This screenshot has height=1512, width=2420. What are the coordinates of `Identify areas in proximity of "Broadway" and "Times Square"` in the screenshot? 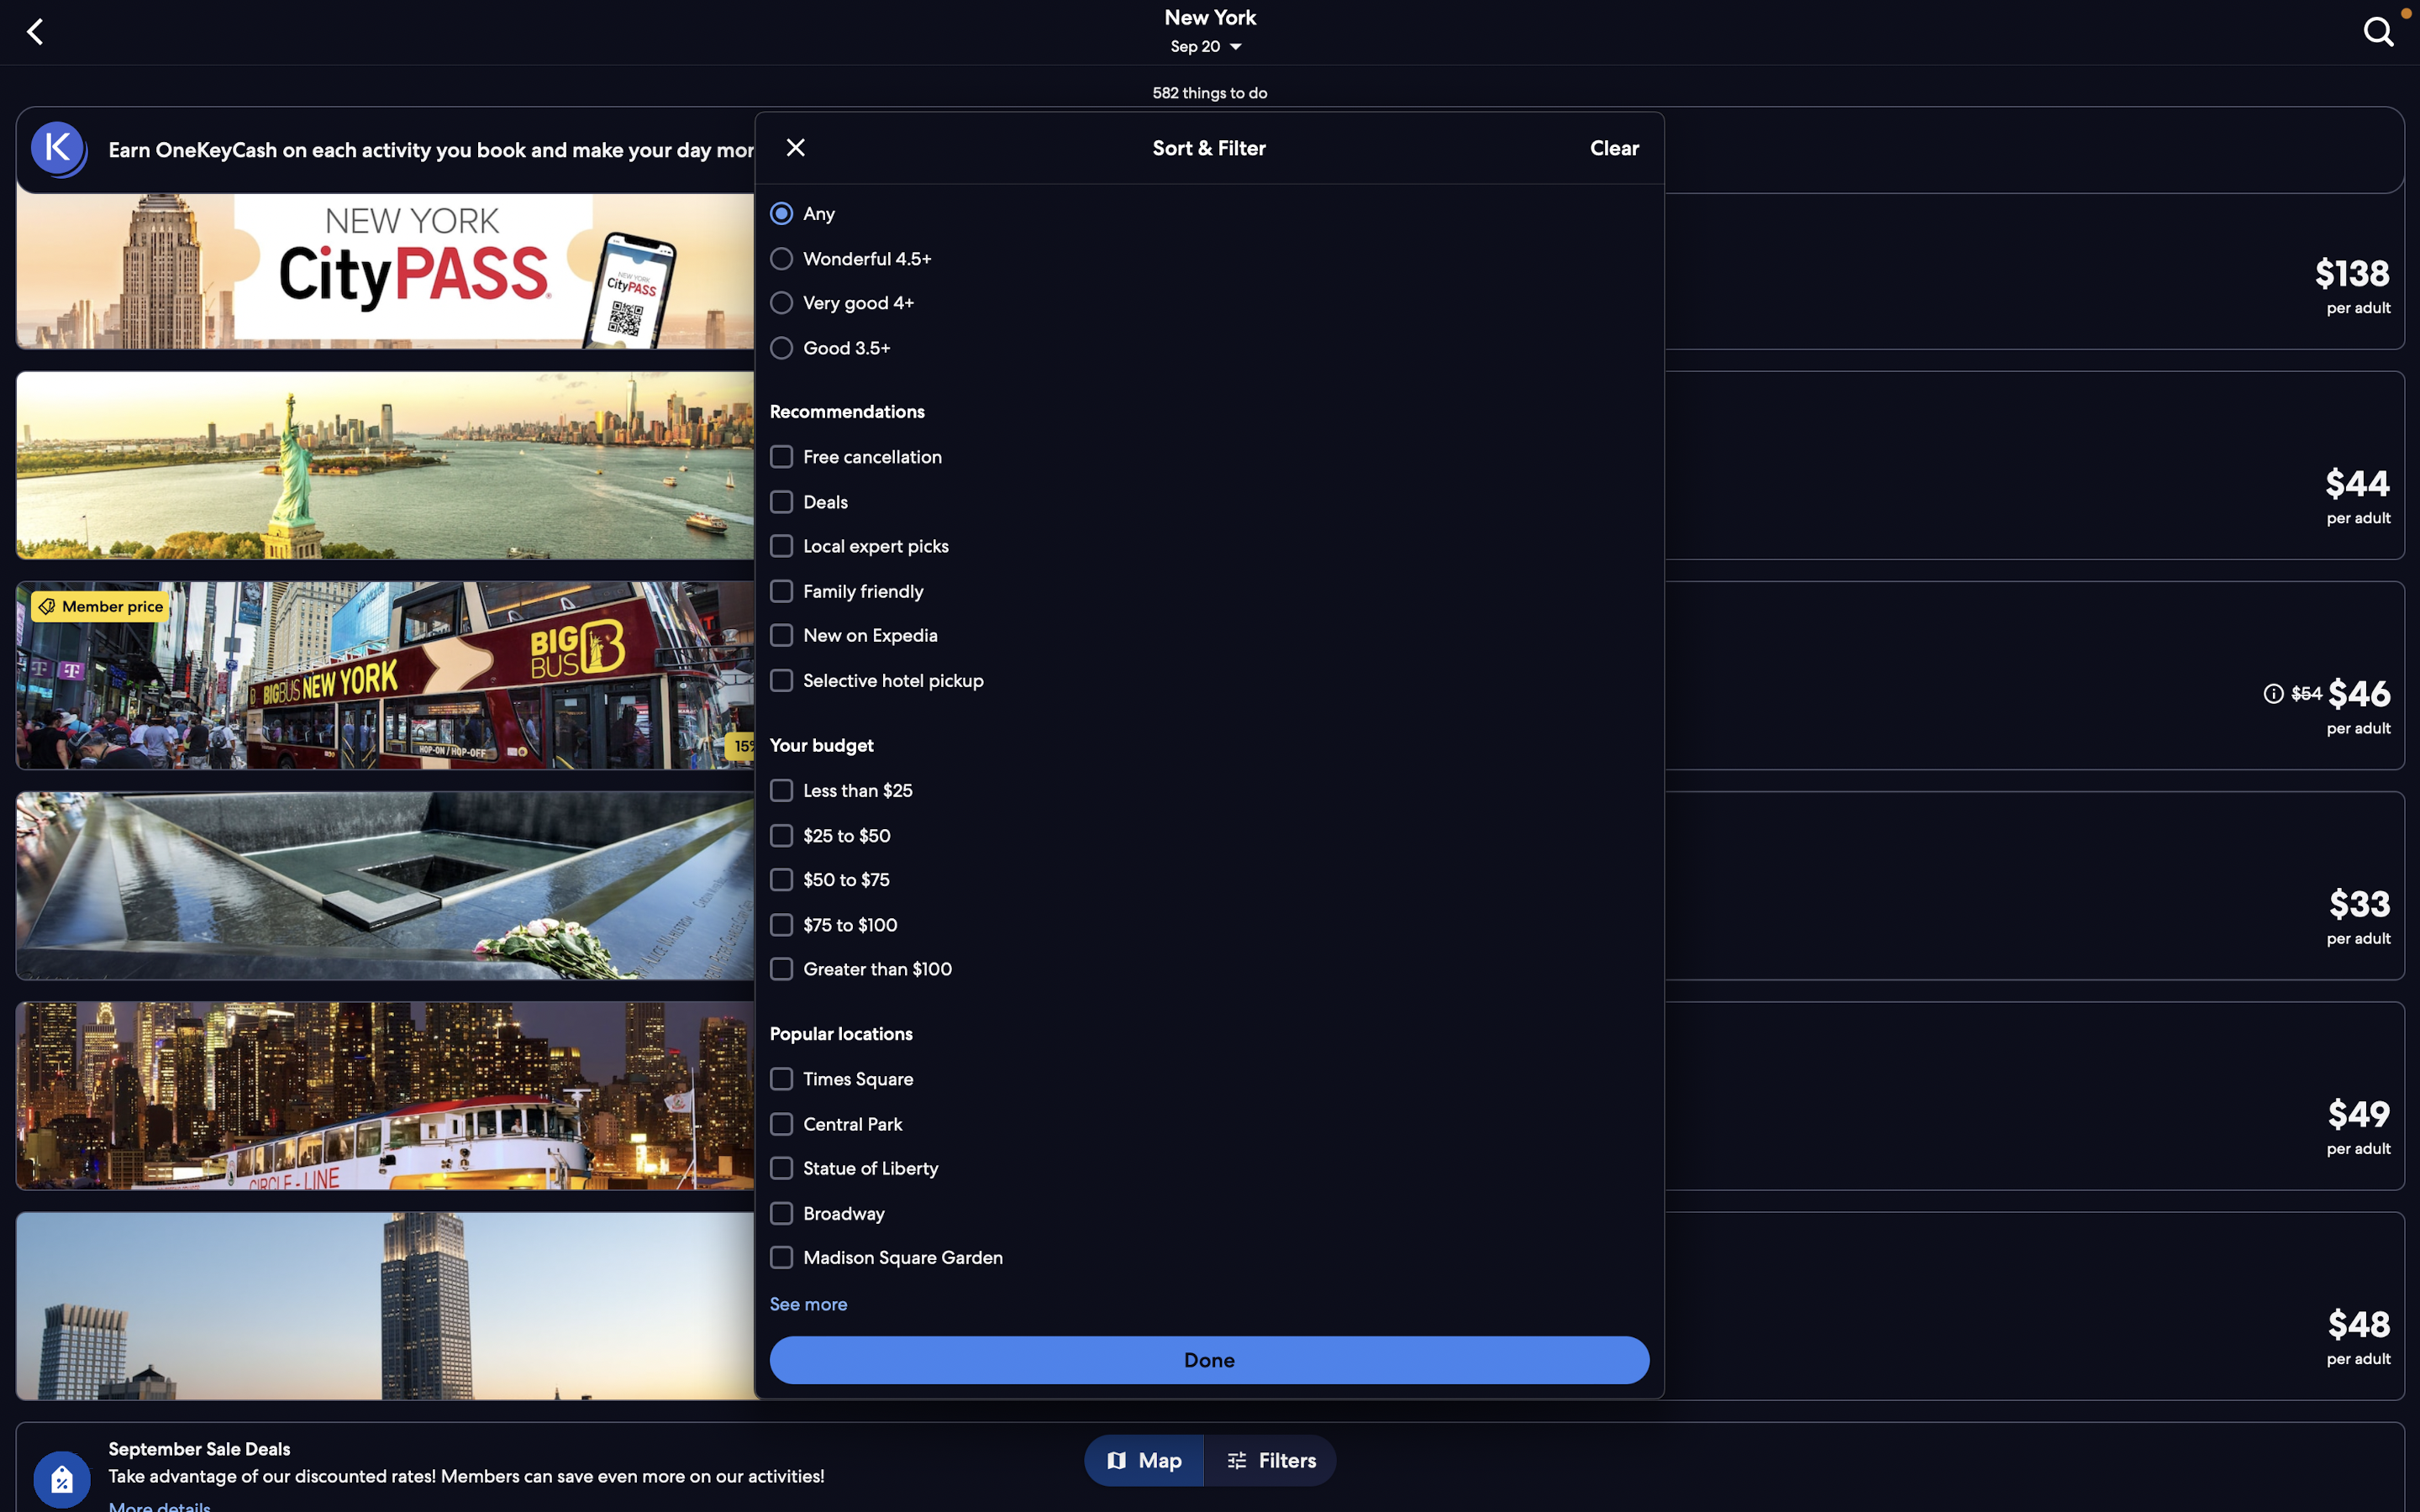 It's located at (1212, 1255).